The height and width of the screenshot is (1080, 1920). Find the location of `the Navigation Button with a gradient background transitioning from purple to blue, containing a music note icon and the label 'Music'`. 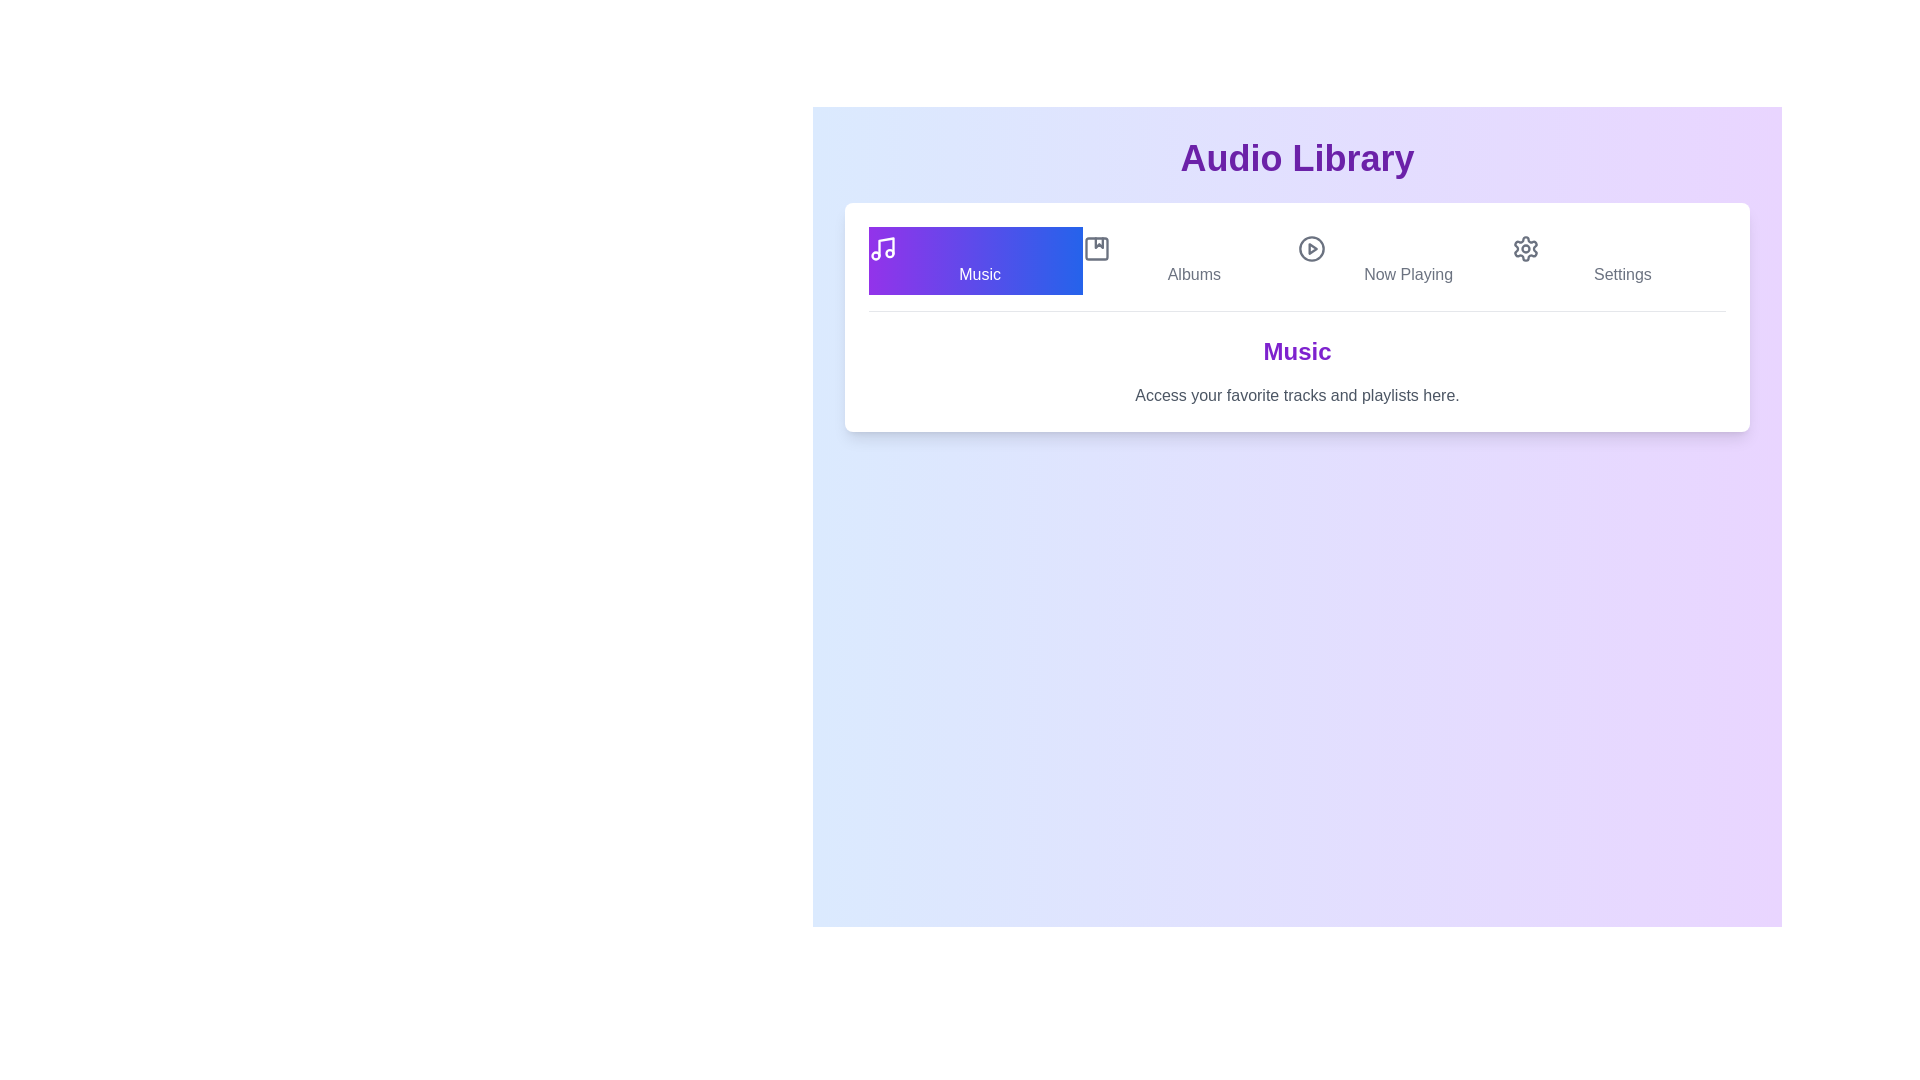

the Navigation Button with a gradient background transitioning from purple to blue, containing a music note icon and the label 'Music' is located at coordinates (976, 260).